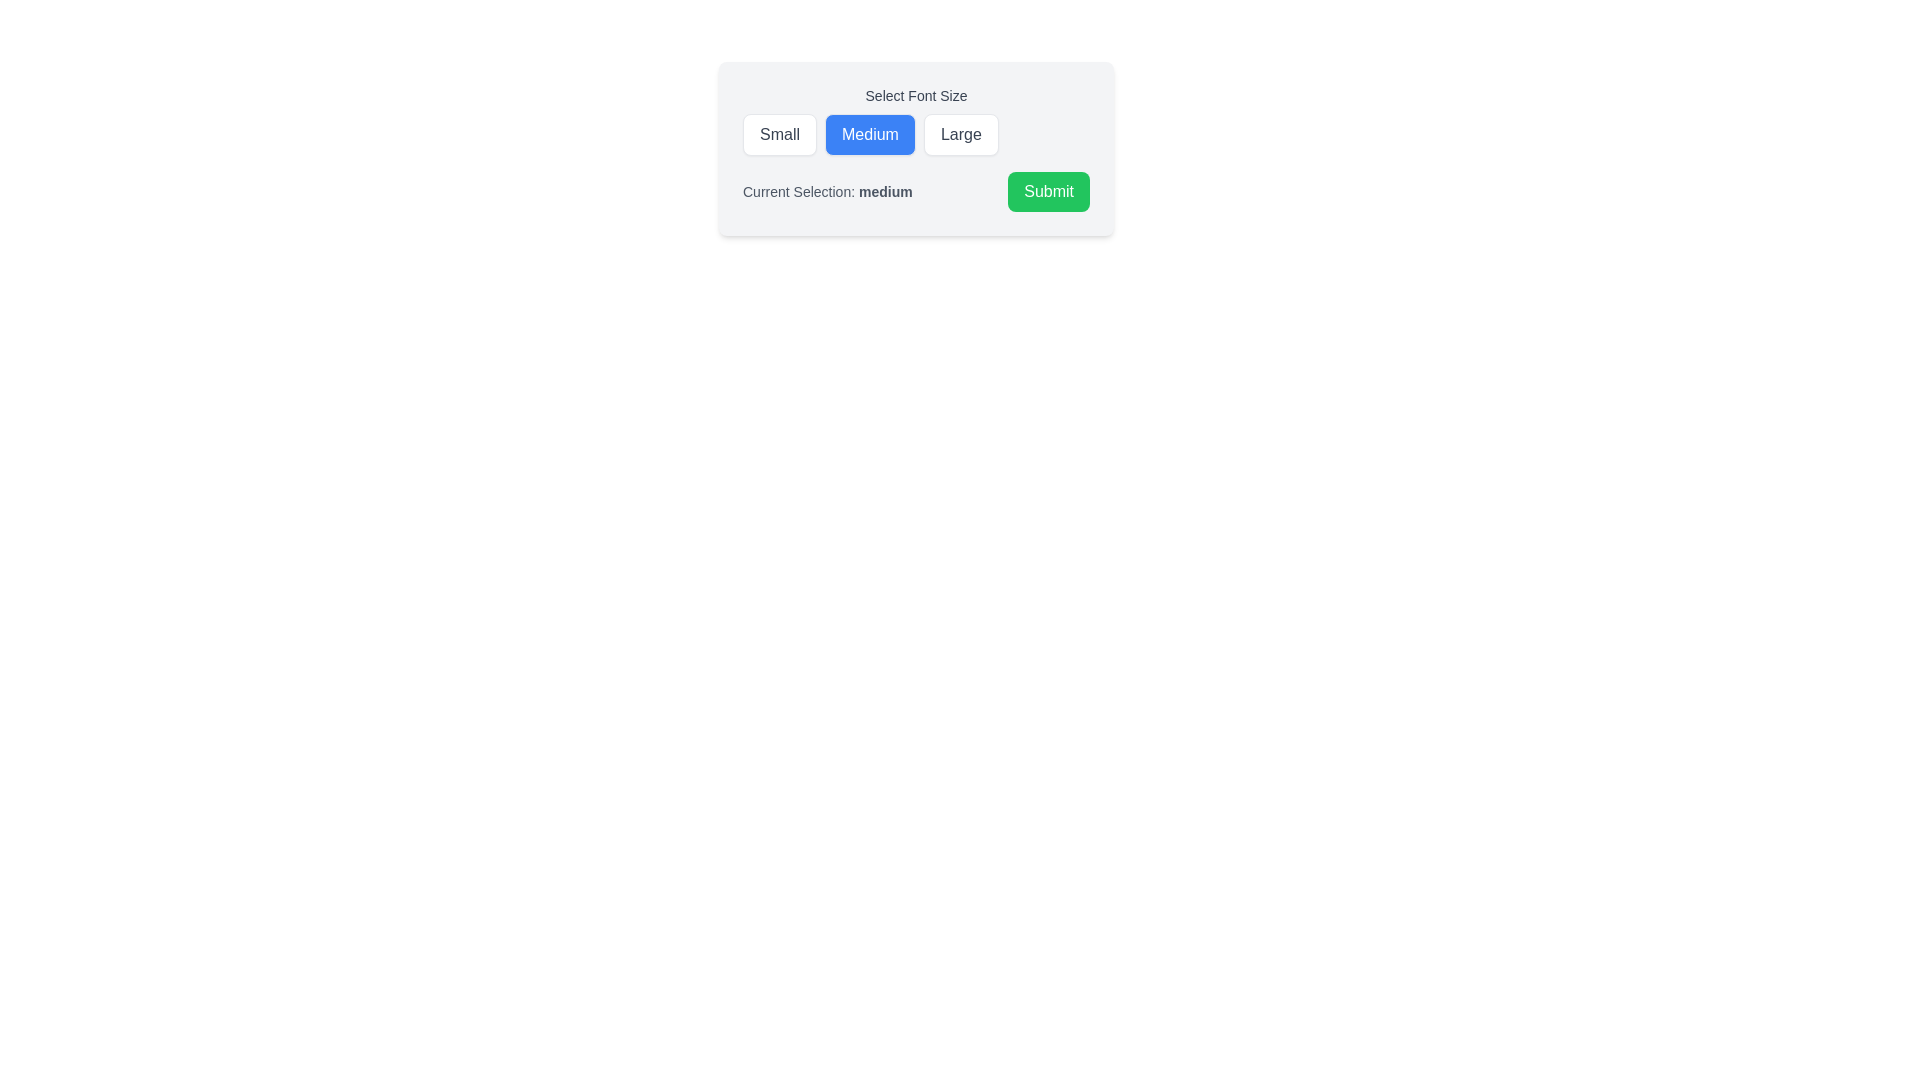  What do you see at coordinates (961, 135) in the screenshot?
I see `the button labeled 'Large' which is a rounded rectangle with dark gray text on a white background, located to the right of the 'Medium' button` at bounding box center [961, 135].